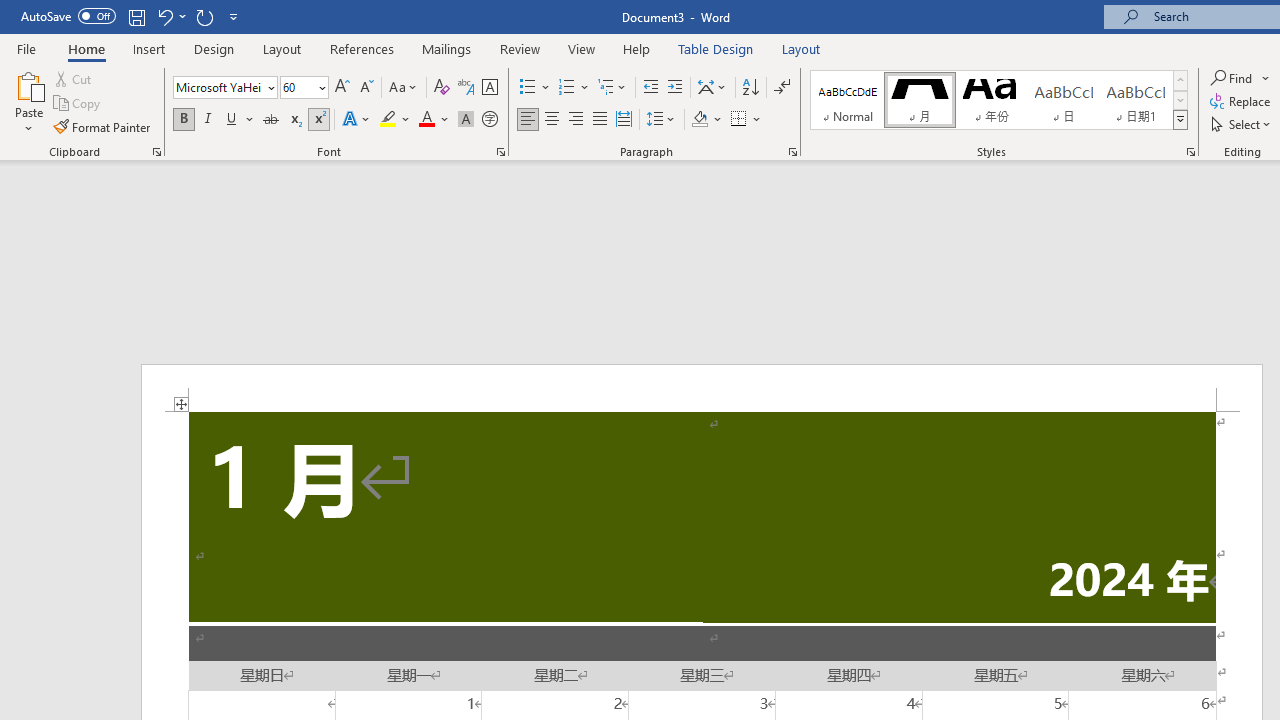 The image size is (1280, 720). I want to click on 'Borders', so click(745, 119).